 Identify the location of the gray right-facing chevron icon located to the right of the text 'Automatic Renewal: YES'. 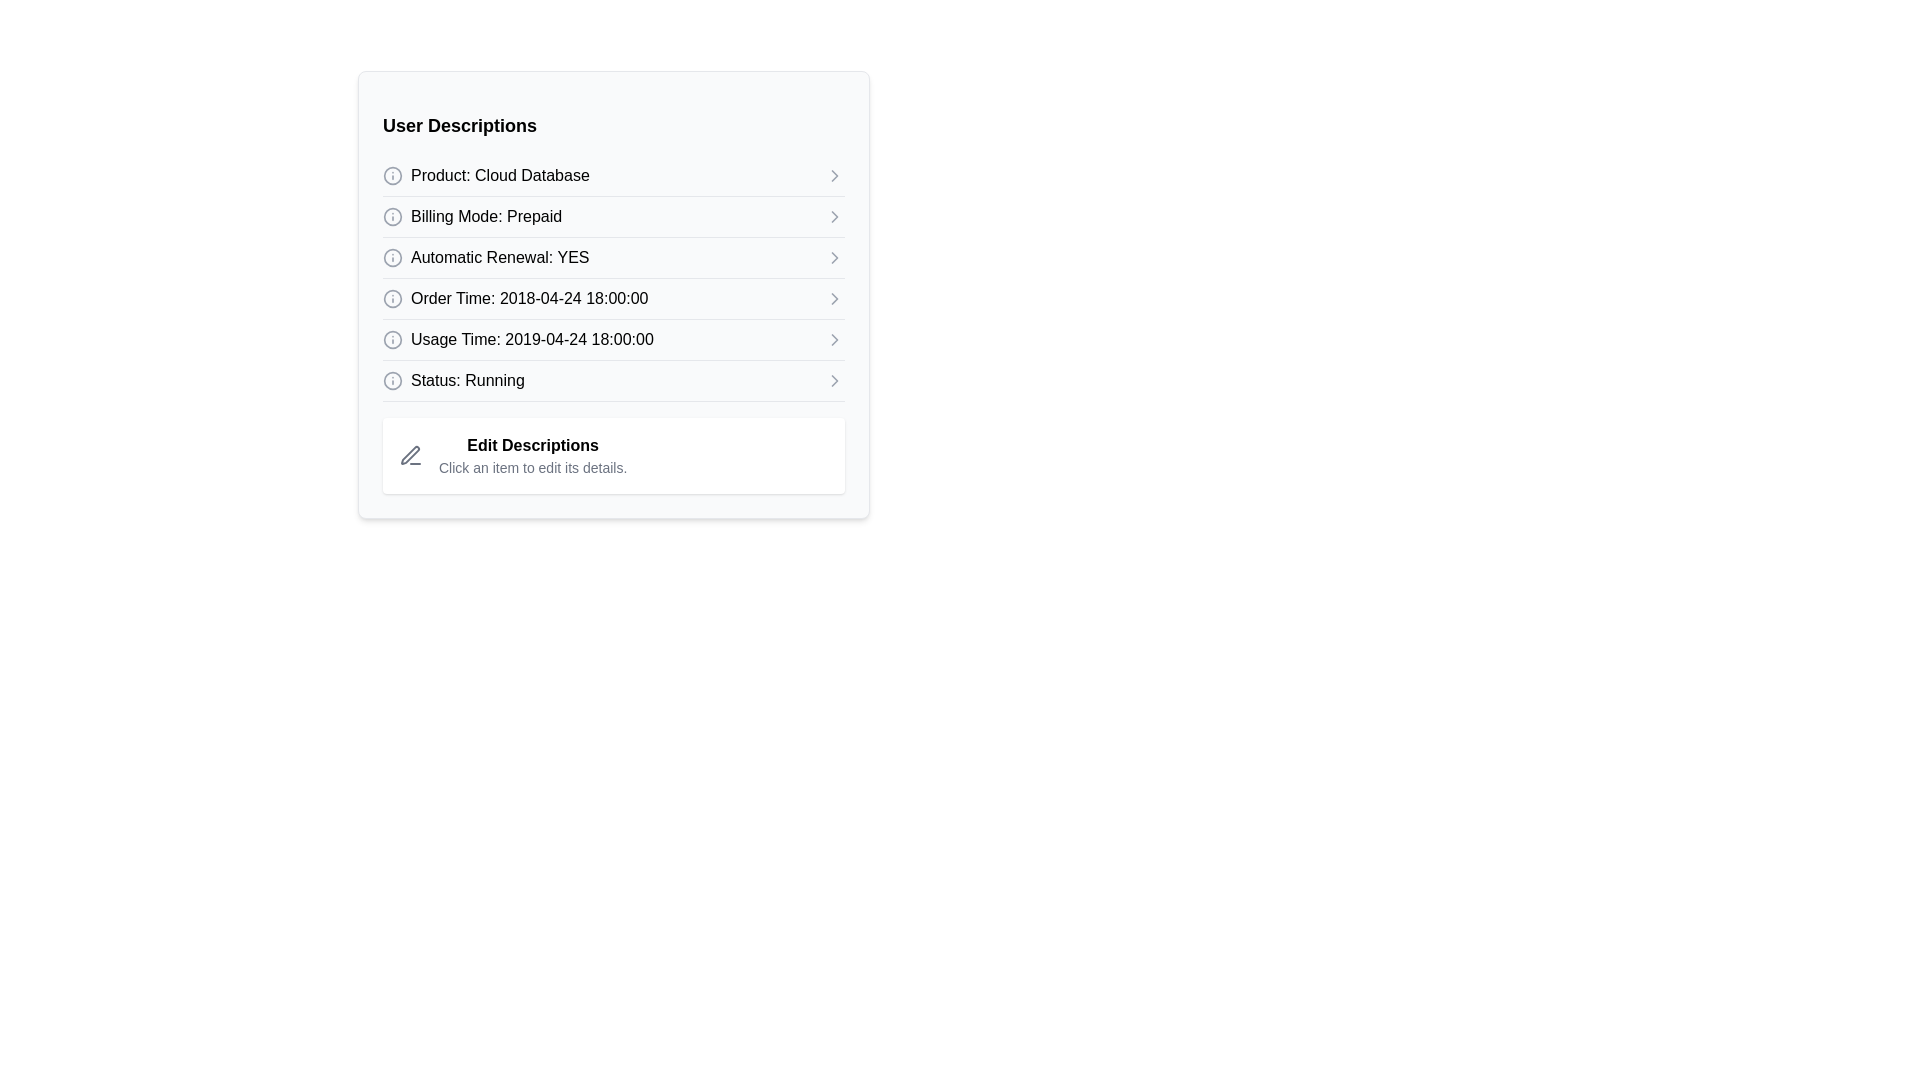
(835, 257).